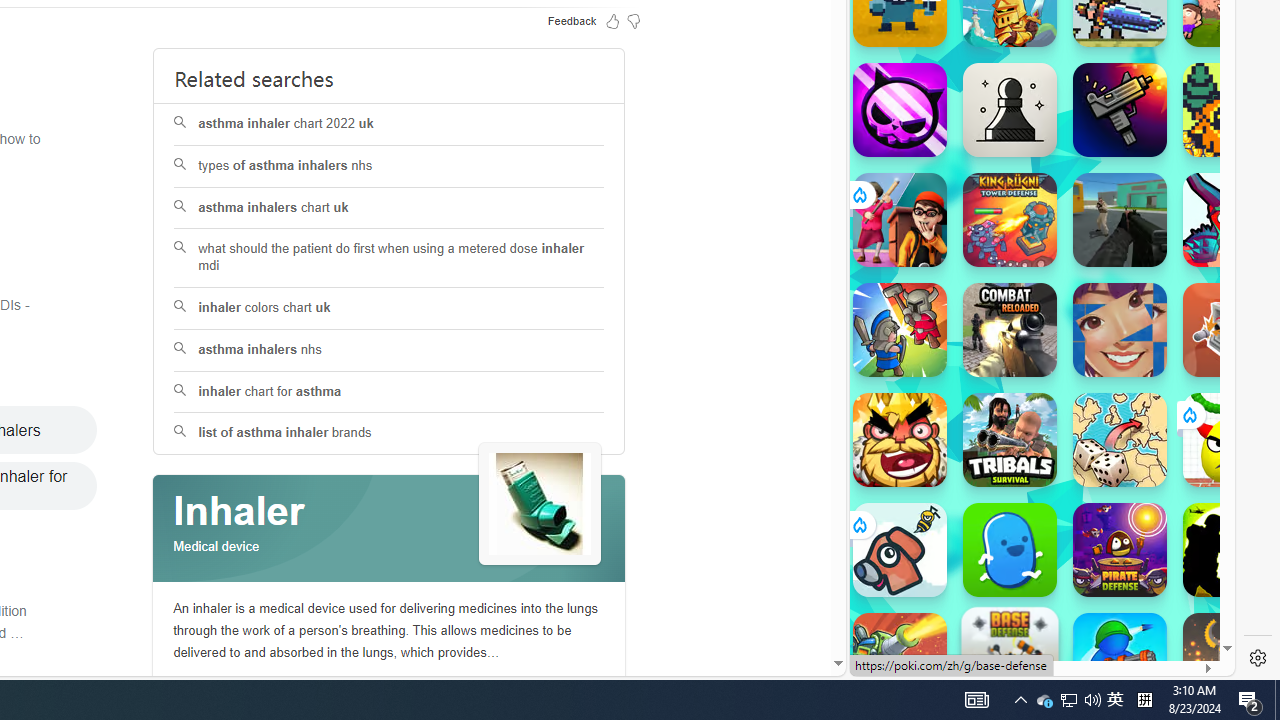  Describe the element at coordinates (389, 124) in the screenshot. I see `'asthma inhaler chart 2022 uk'` at that location.